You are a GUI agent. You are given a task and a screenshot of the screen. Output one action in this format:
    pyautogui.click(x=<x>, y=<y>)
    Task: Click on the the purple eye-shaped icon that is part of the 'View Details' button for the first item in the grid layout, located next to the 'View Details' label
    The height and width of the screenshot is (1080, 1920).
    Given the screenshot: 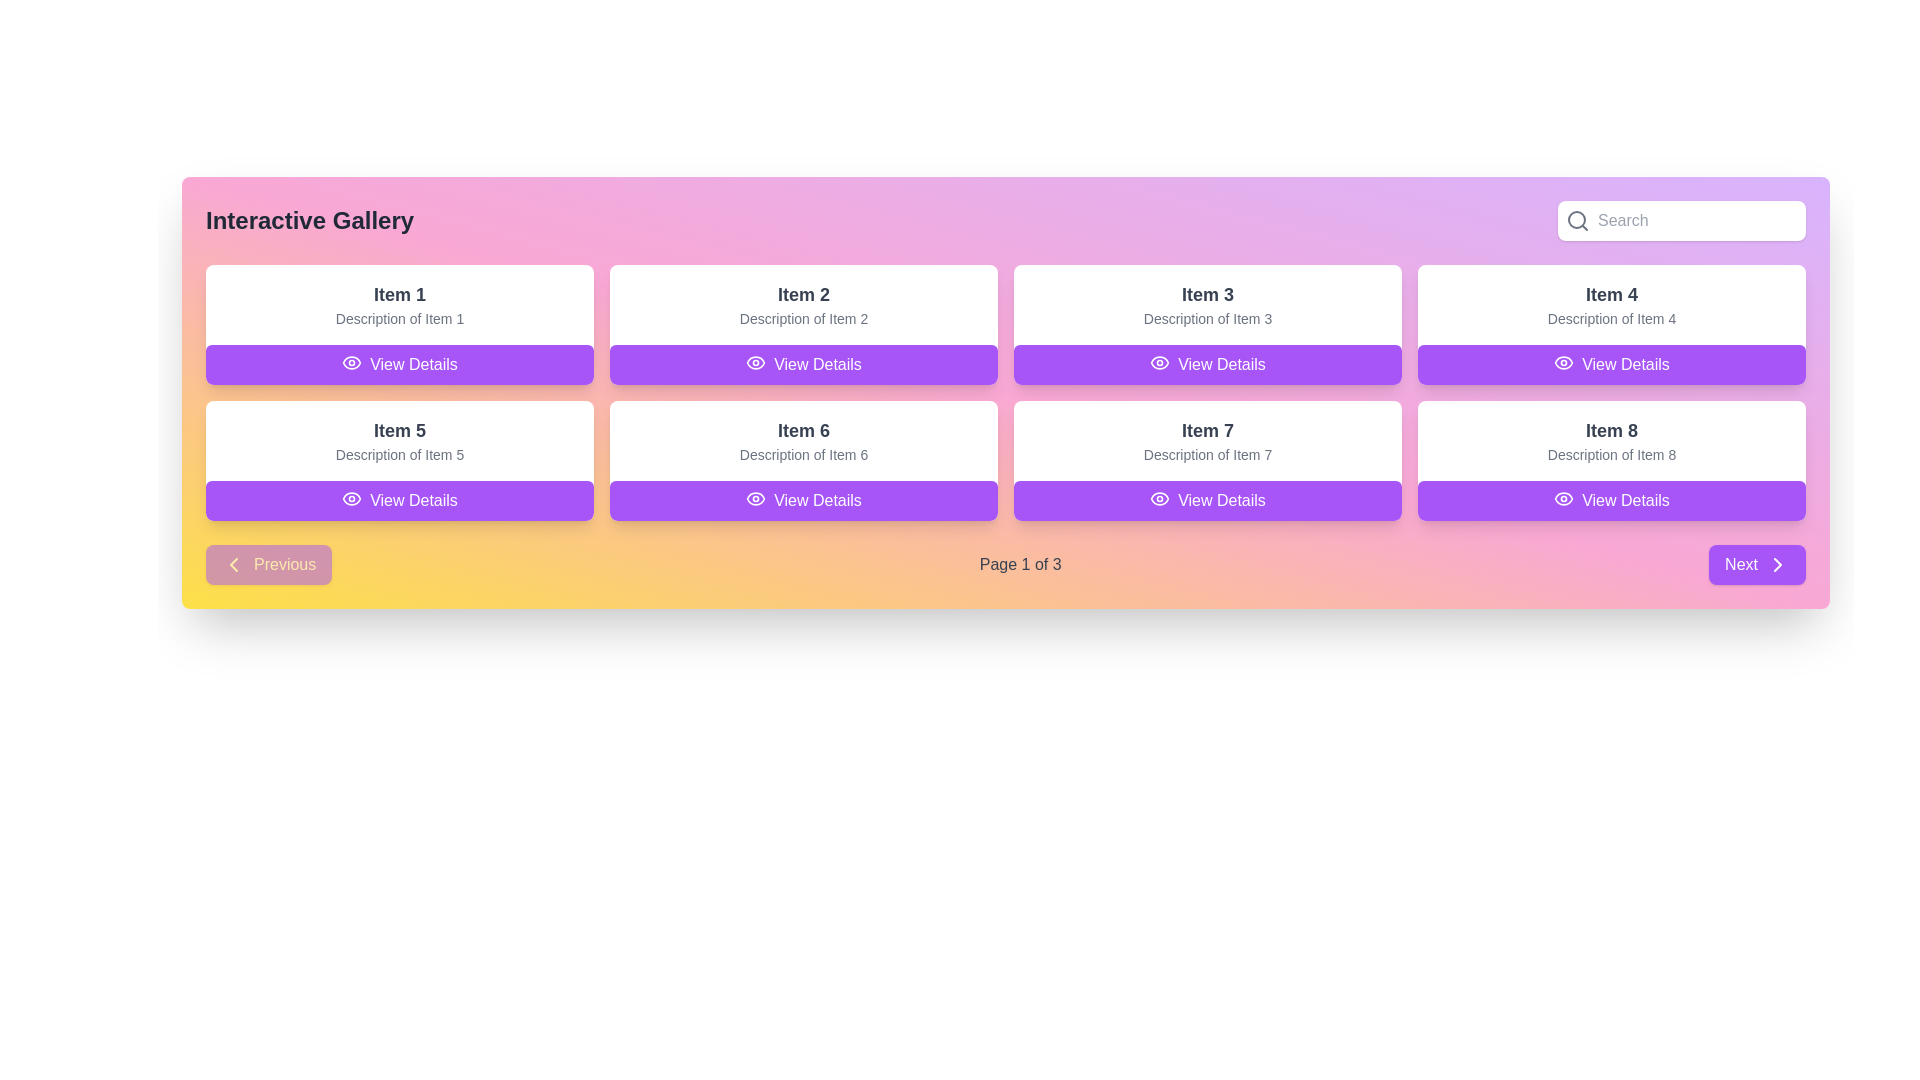 What is the action you would take?
    pyautogui.click(x=352, y=497)
    